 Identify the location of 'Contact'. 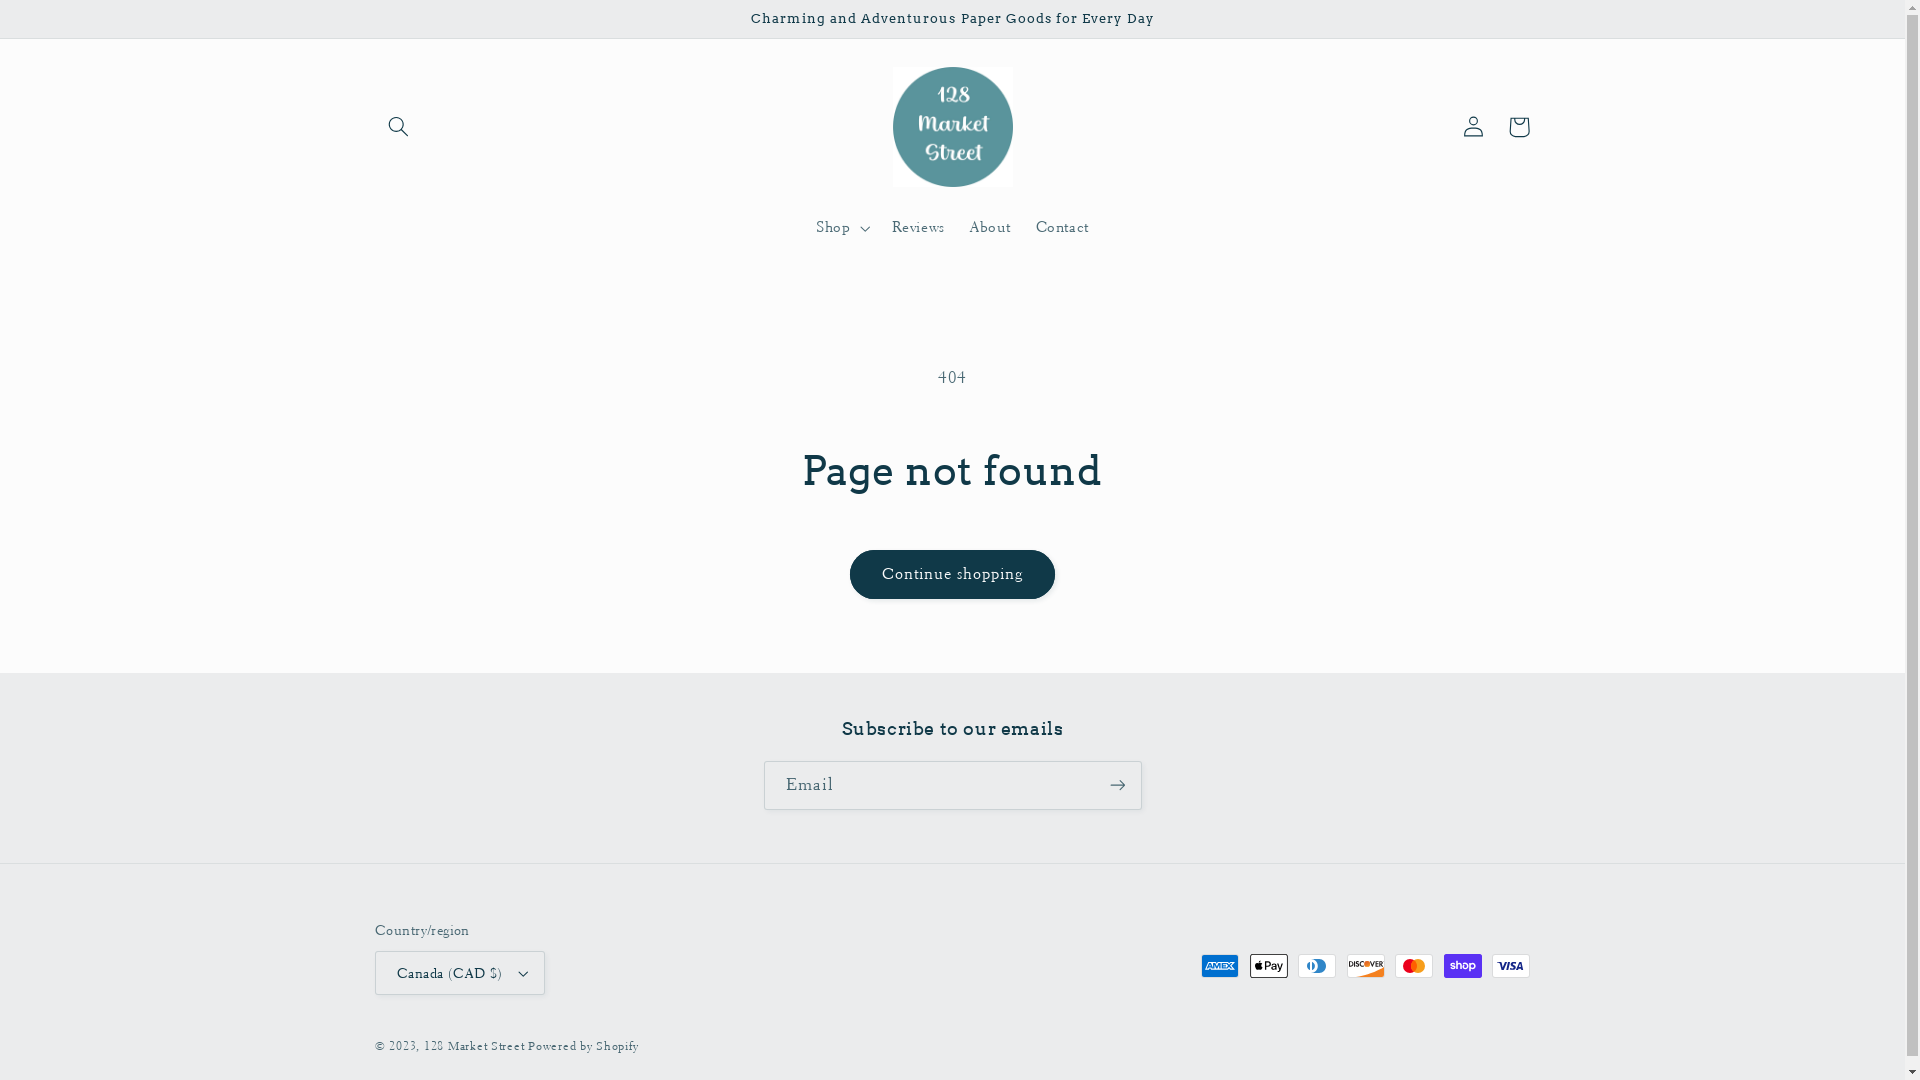
(1061, 226).